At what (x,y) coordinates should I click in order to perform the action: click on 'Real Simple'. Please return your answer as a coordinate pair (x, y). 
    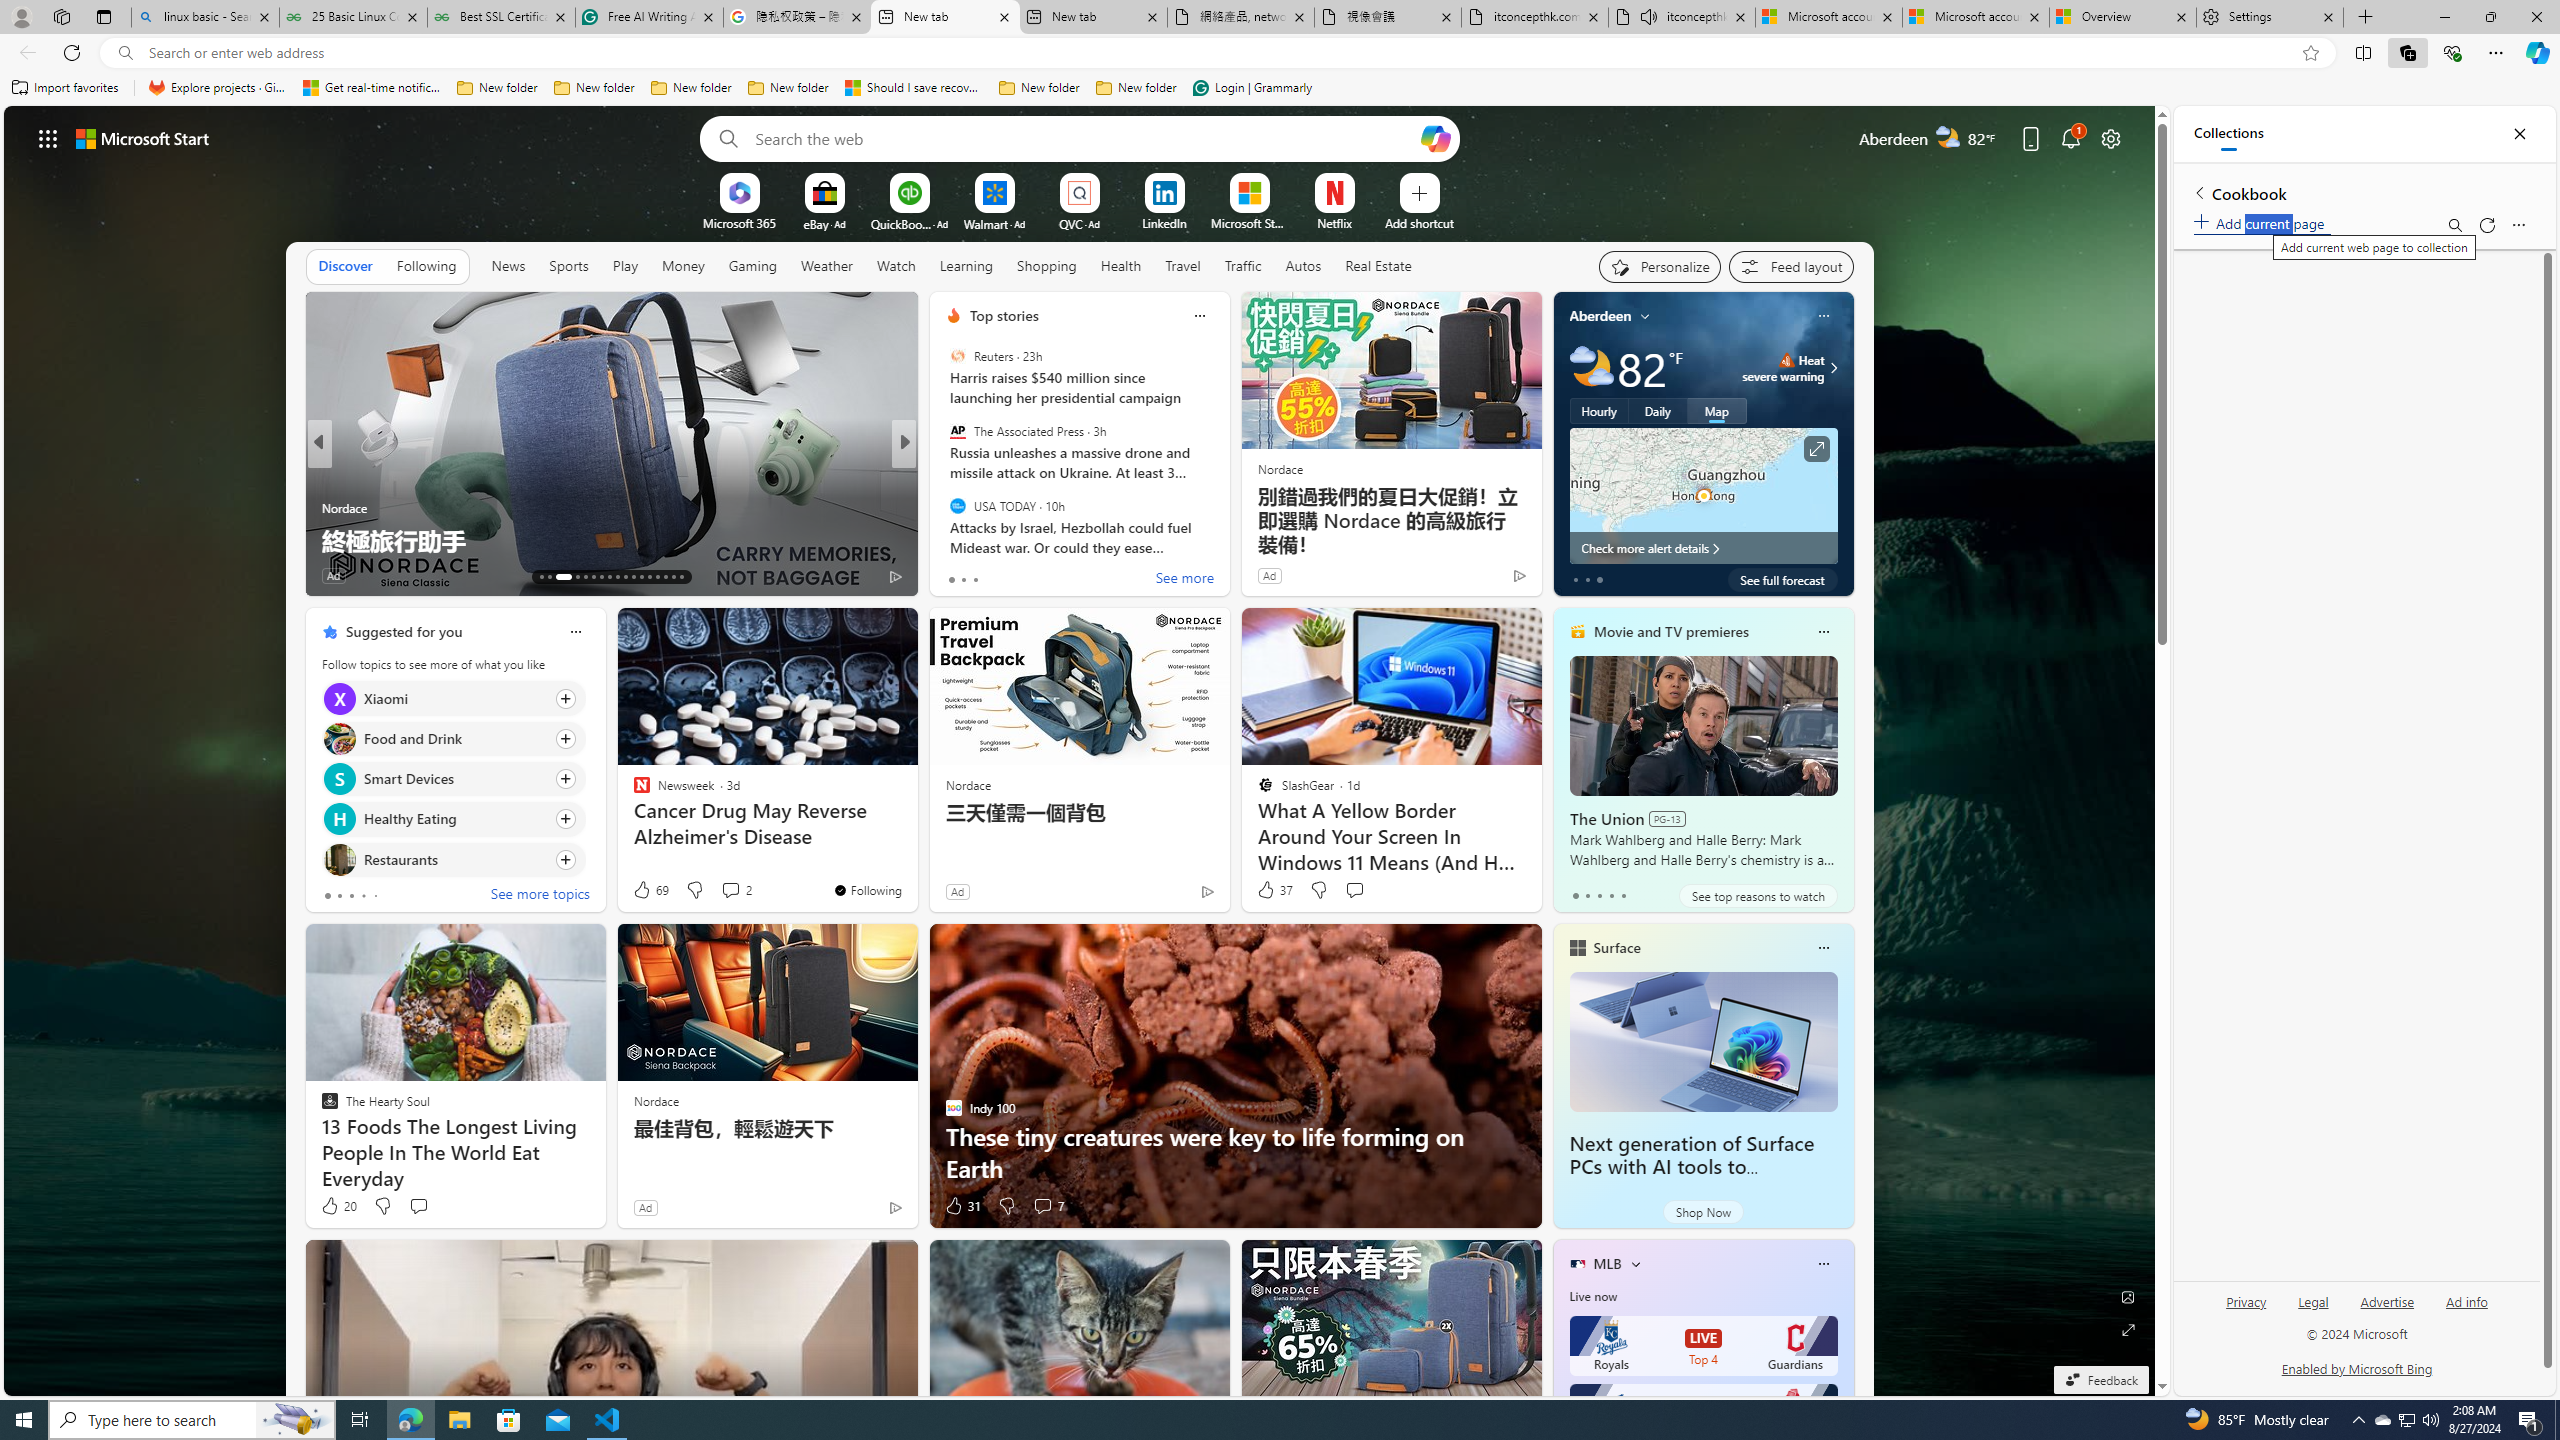
    Looking at the image, I should click on (945, 506).